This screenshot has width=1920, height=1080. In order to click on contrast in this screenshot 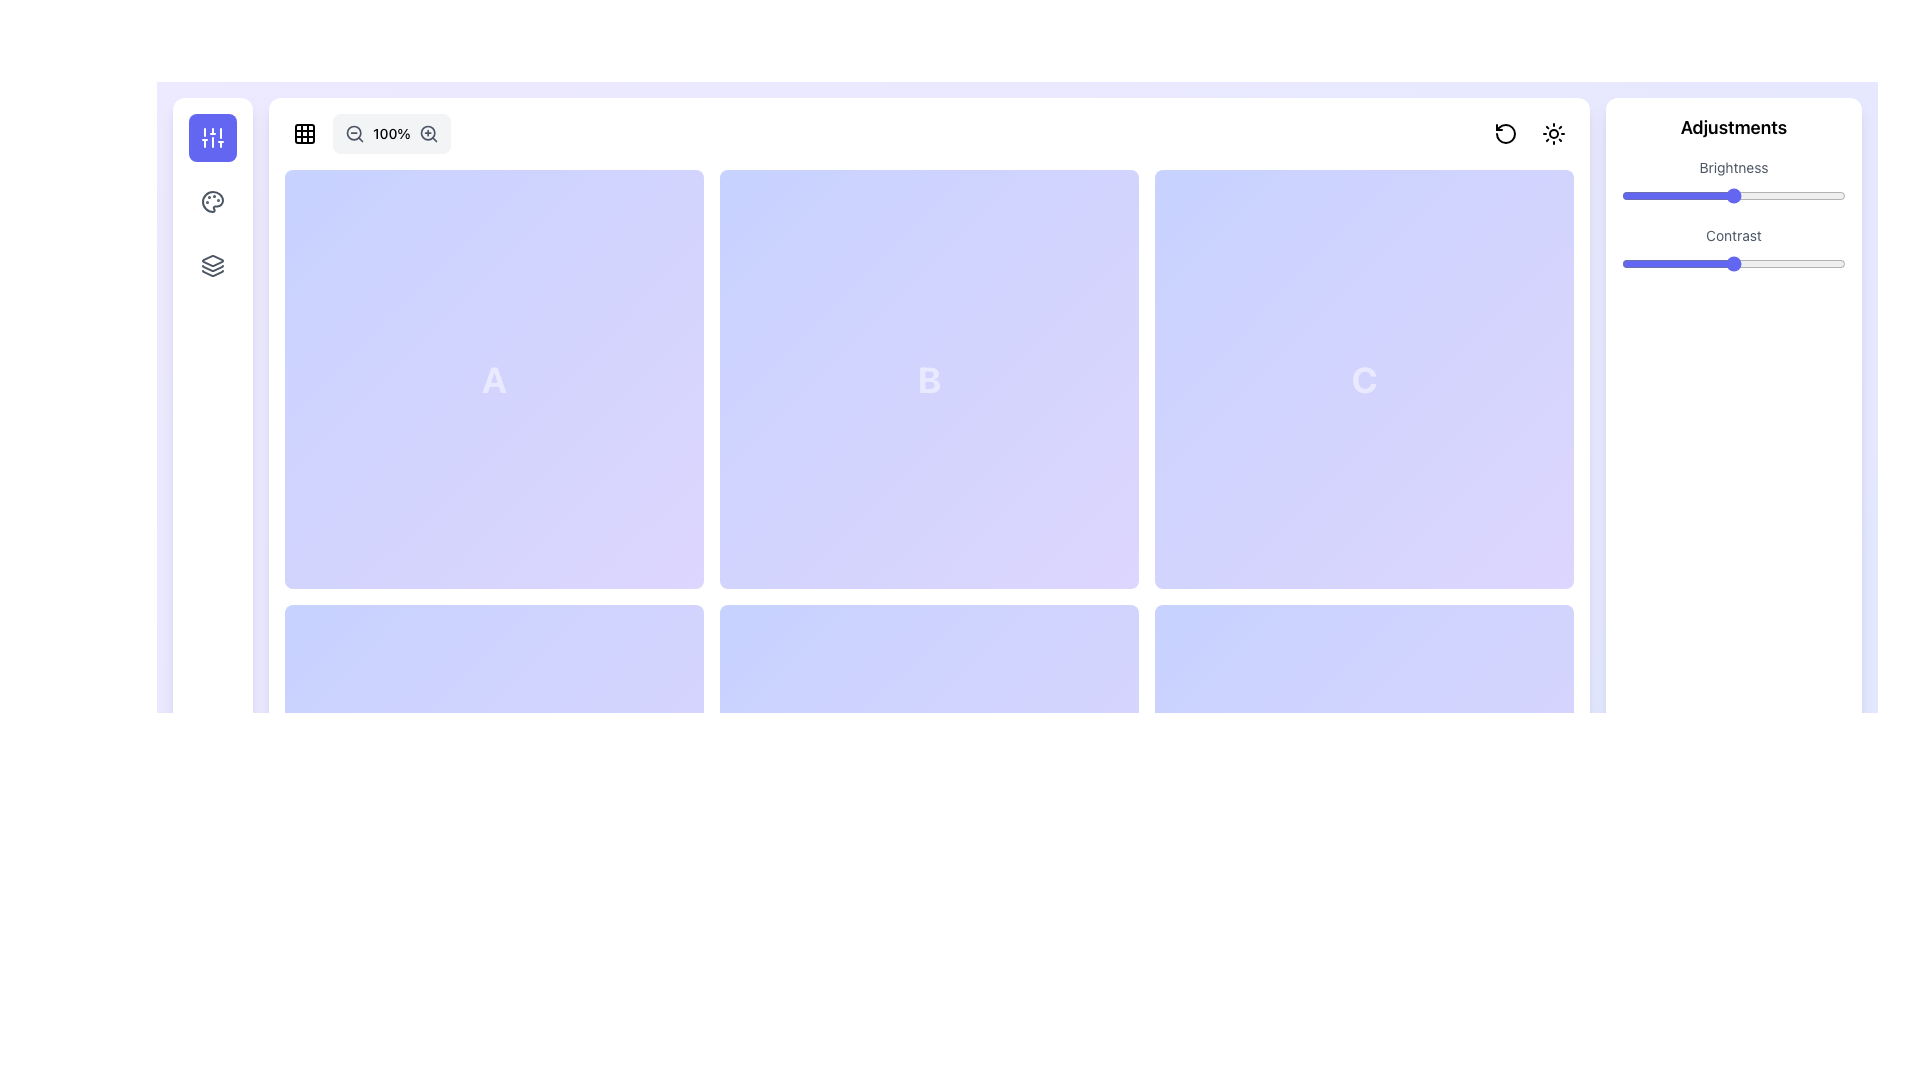, I will do `click(1717, 262)`.